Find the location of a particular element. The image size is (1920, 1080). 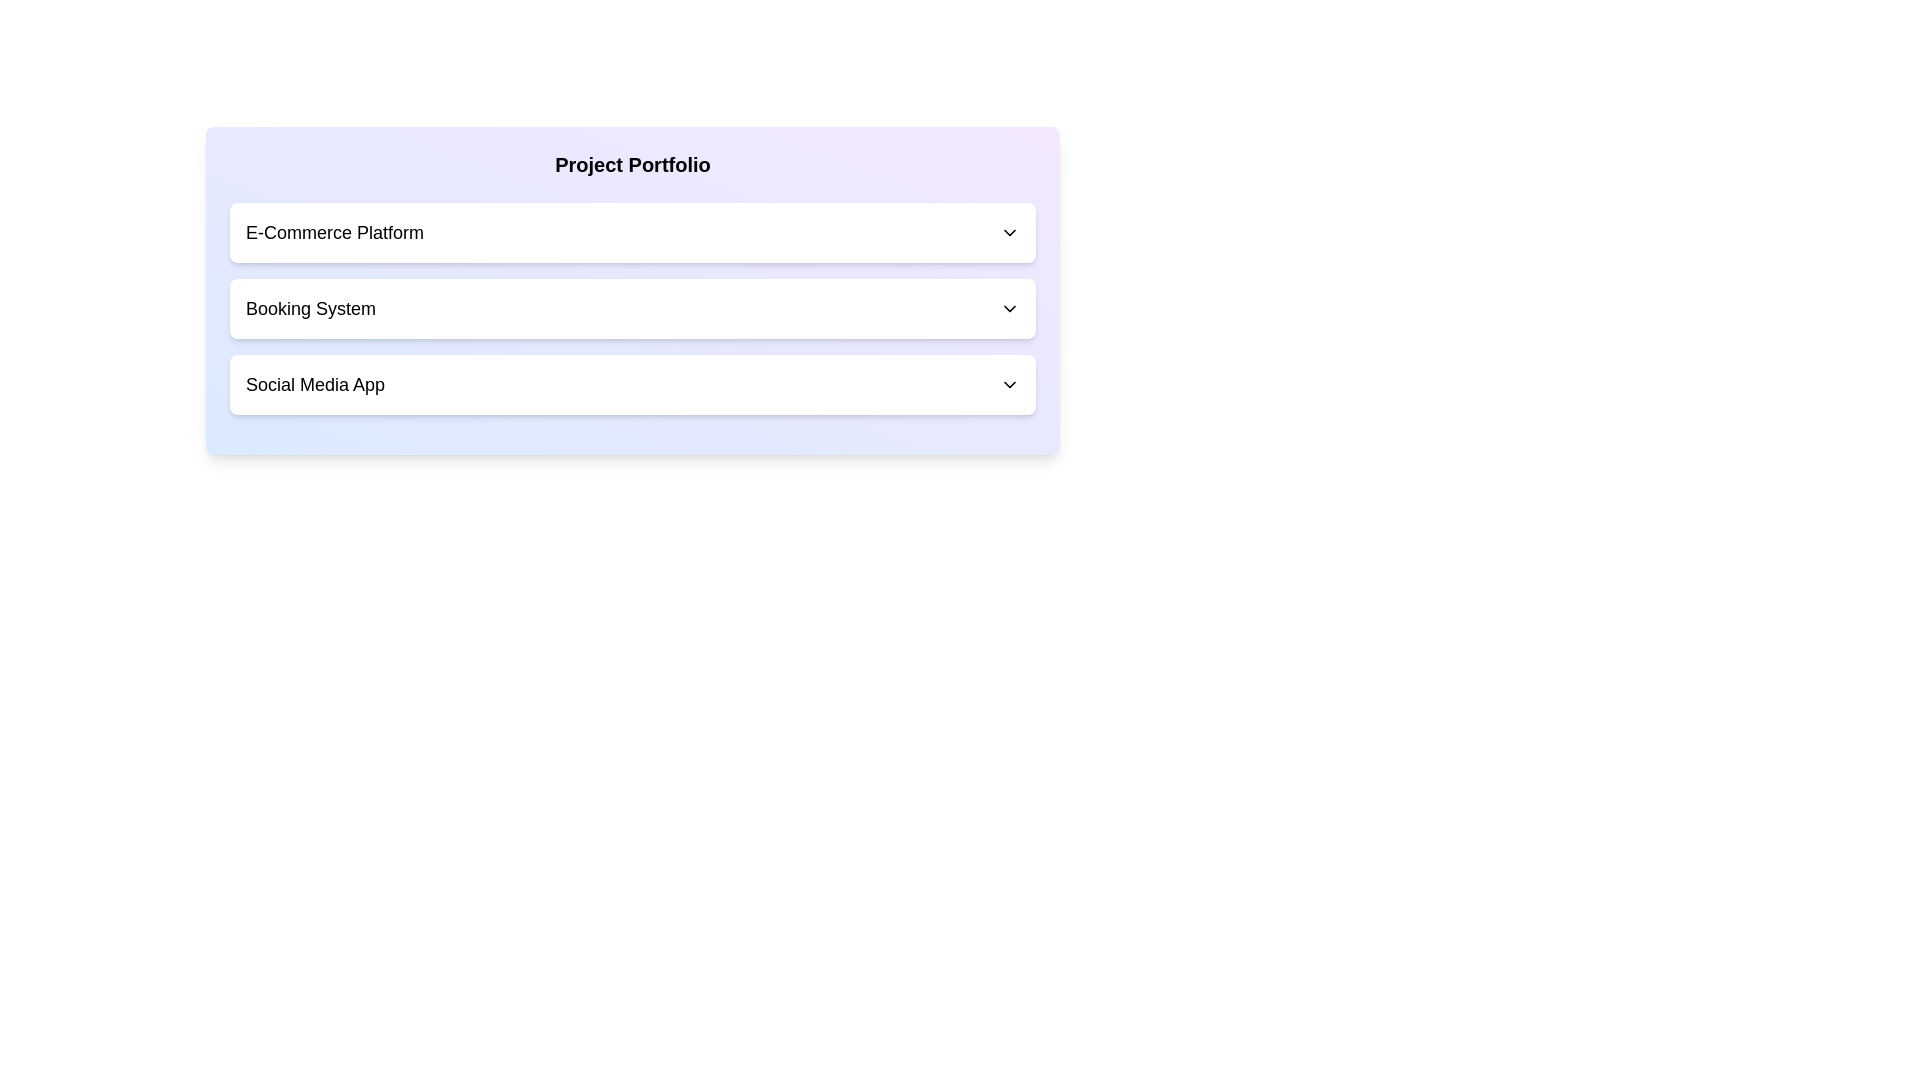

the Dropdown Indicator Icon located at the far-right end of the 'E-Commerce Platform' box is located at coordinates (1009, 231).